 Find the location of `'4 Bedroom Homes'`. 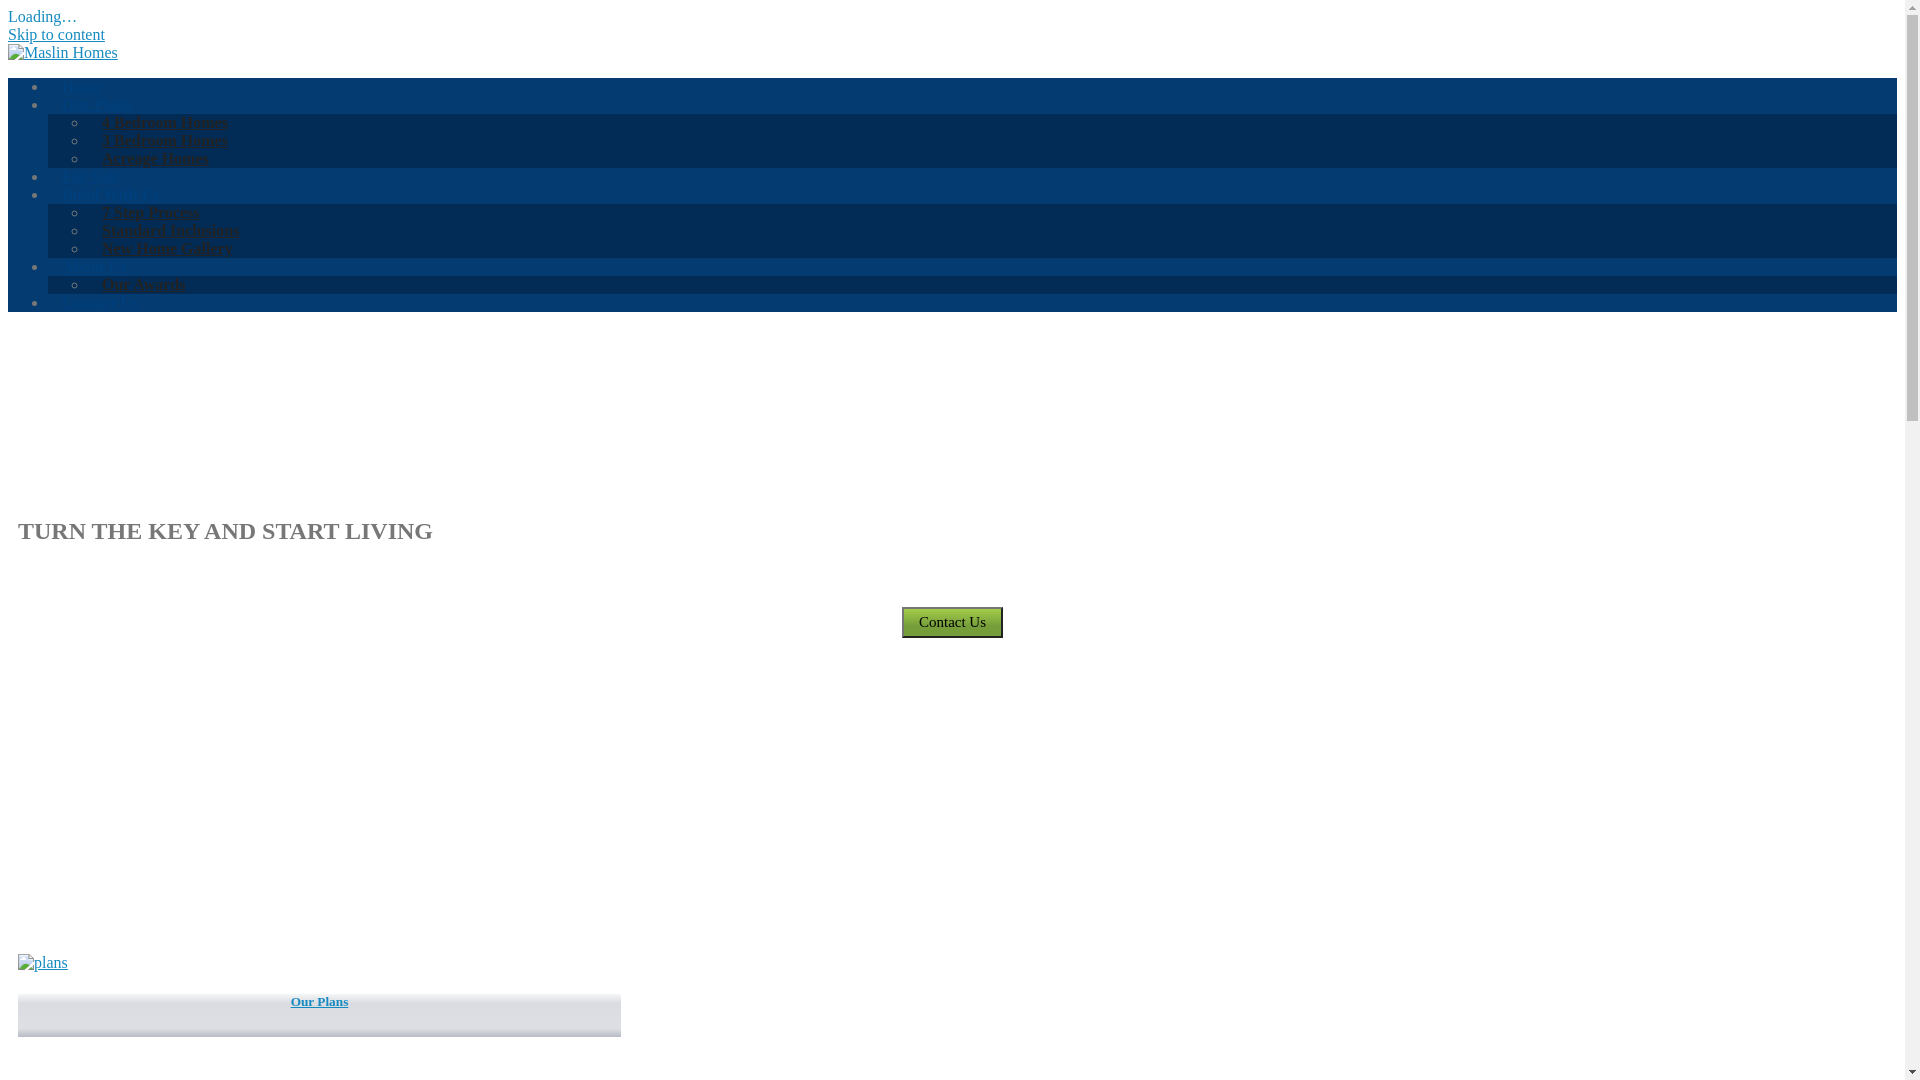

'4 Bedroom Homes' is located at coordinates (164, 122).